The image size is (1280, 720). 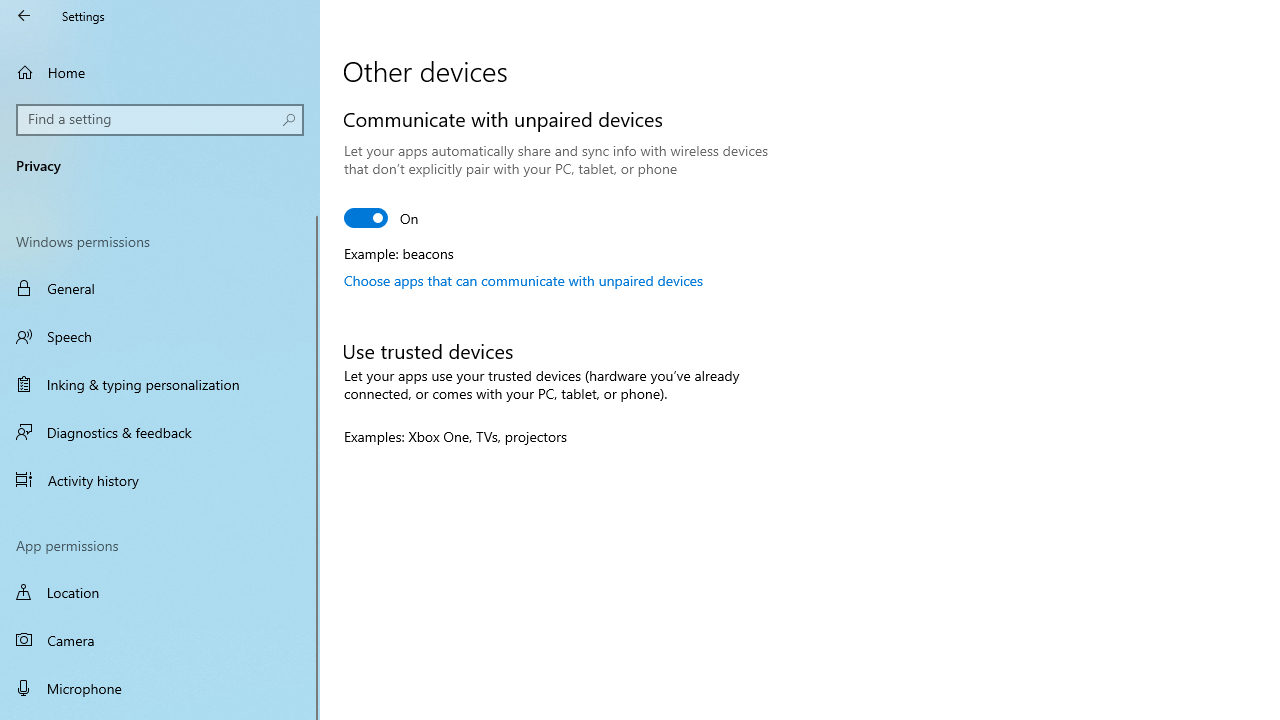 I want to click on 'Activity history', so click(x=160, y=479).